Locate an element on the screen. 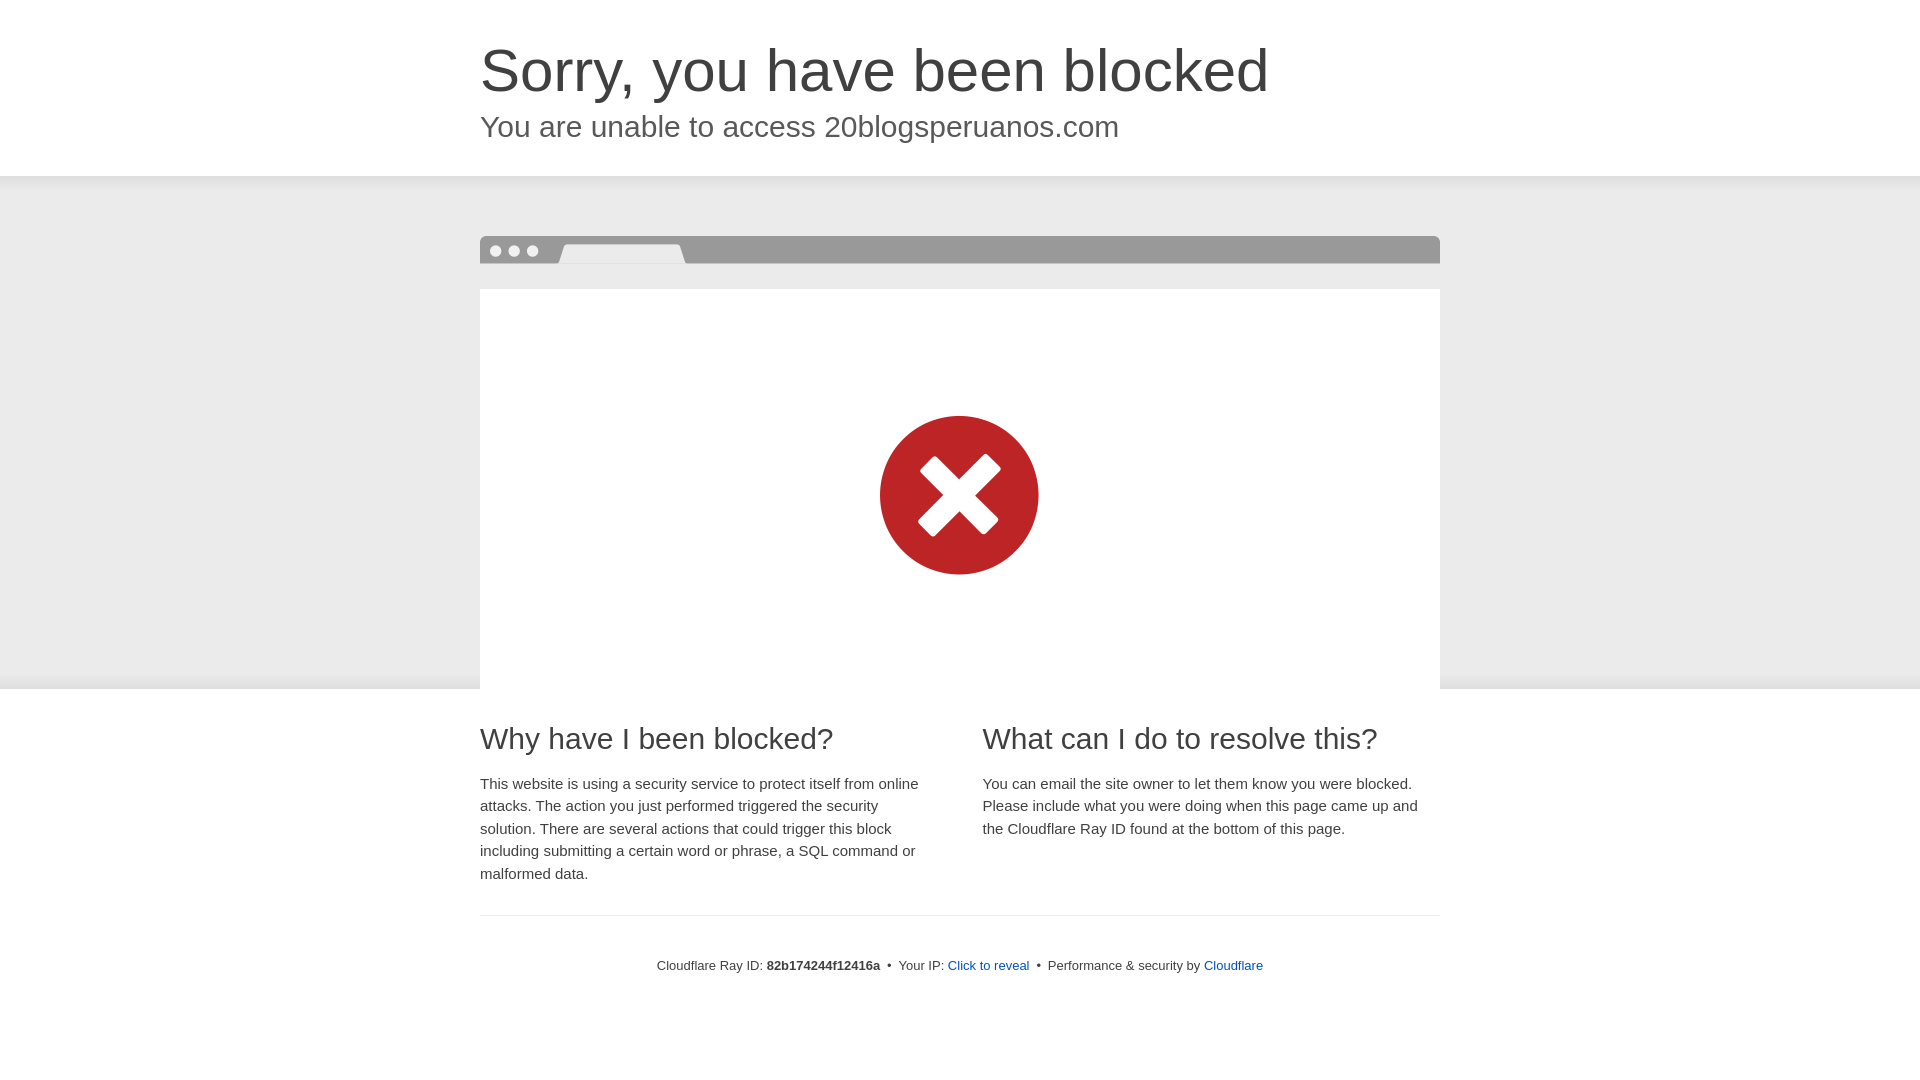 The height and width of the screenshot is (1080, 1920). 'Click to reveal' is located at coordinates (988, 964).